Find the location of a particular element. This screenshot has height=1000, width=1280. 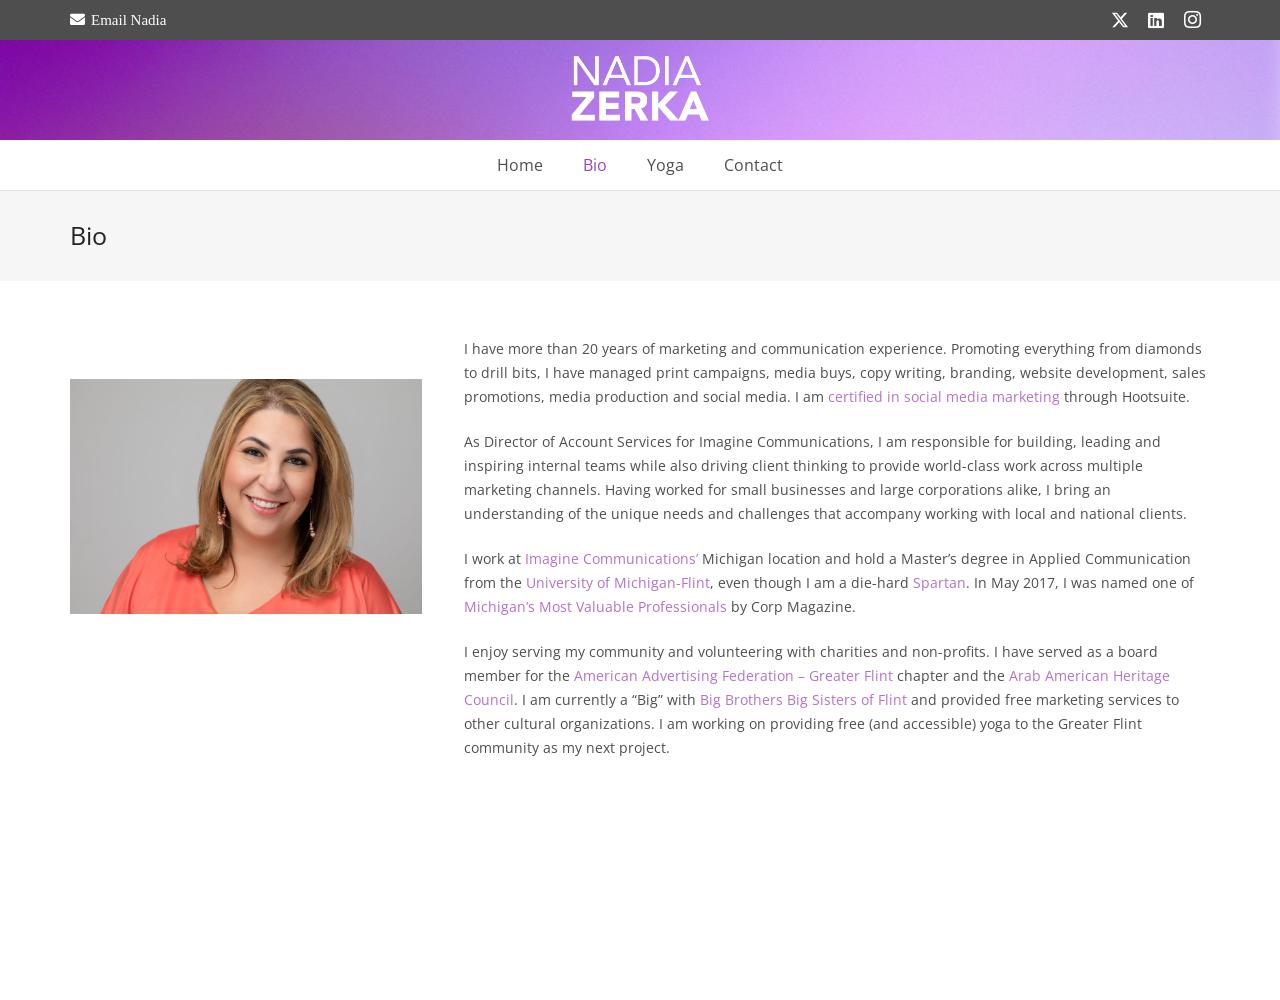

'Email Nadia' is located at coordinates (127, 19).